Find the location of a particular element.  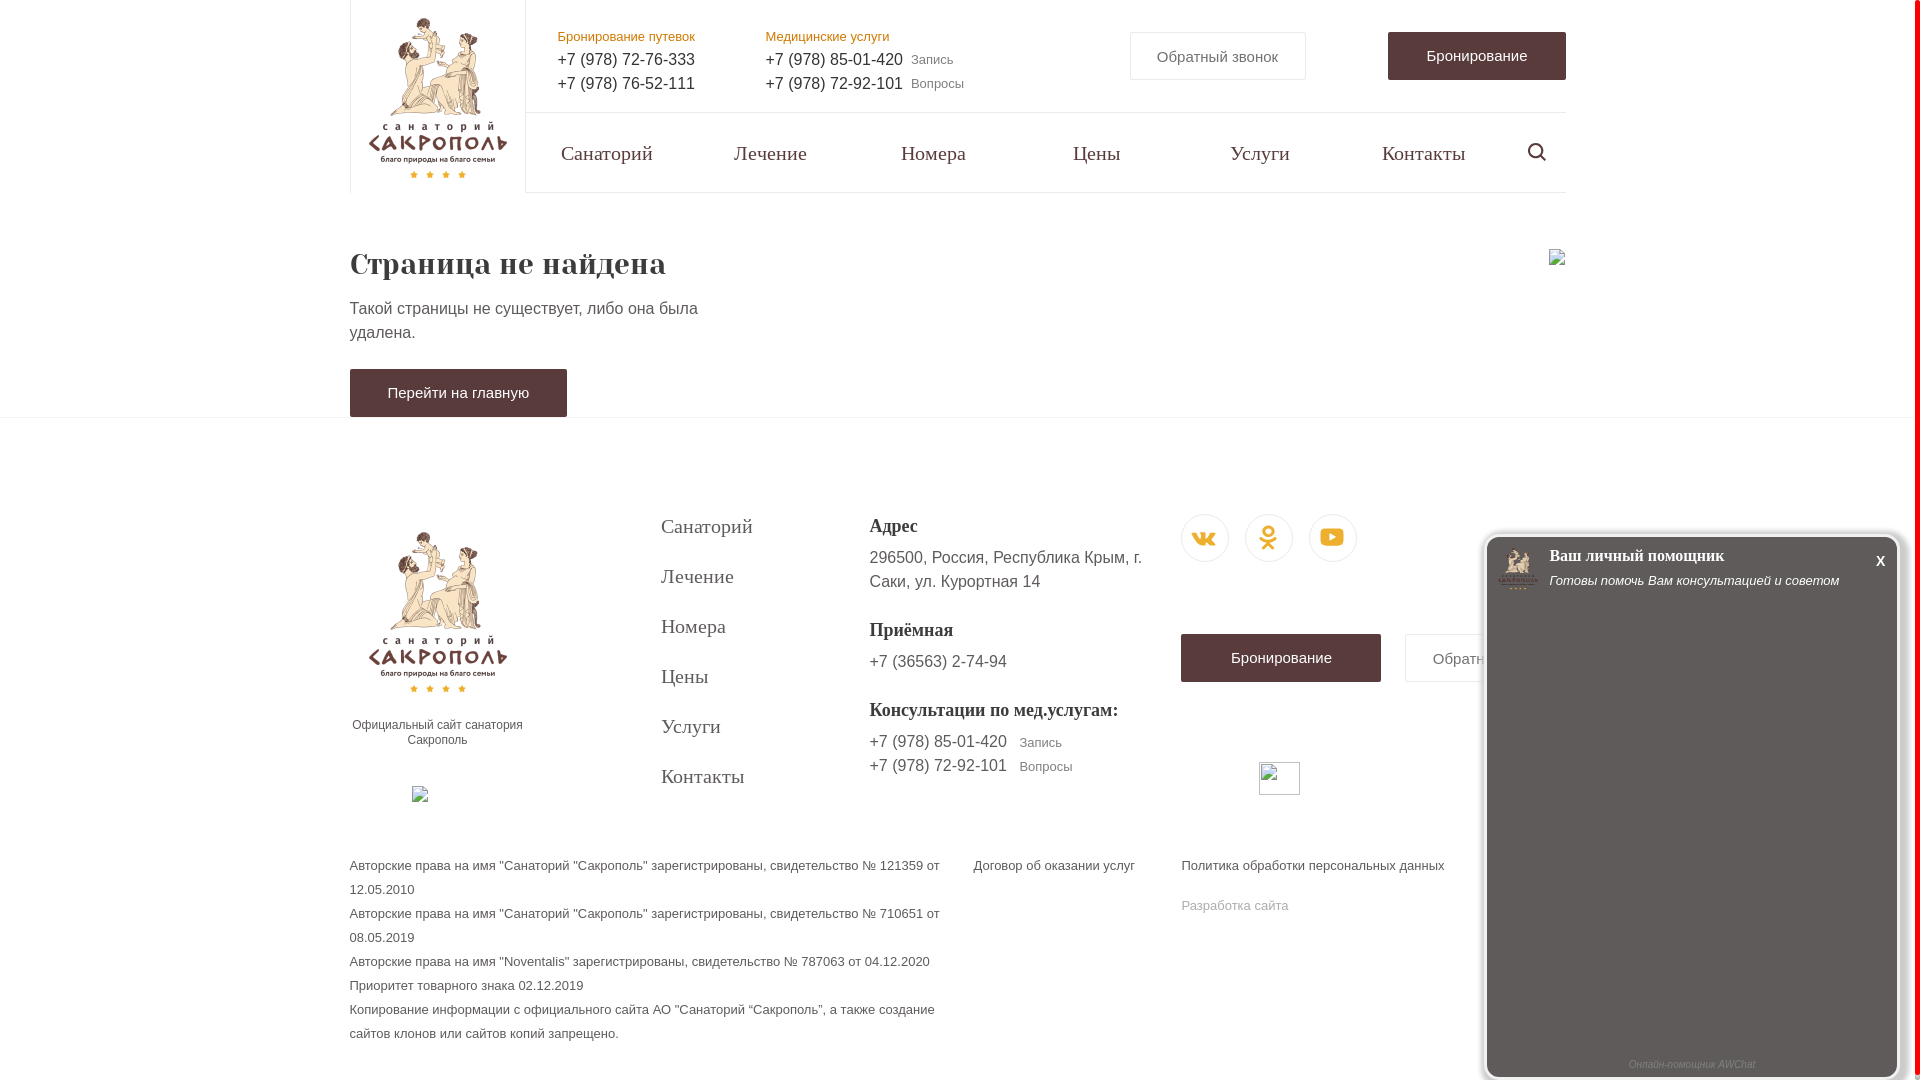

'+7 (978) 72-92-101' is located at coordinates (834, 83).